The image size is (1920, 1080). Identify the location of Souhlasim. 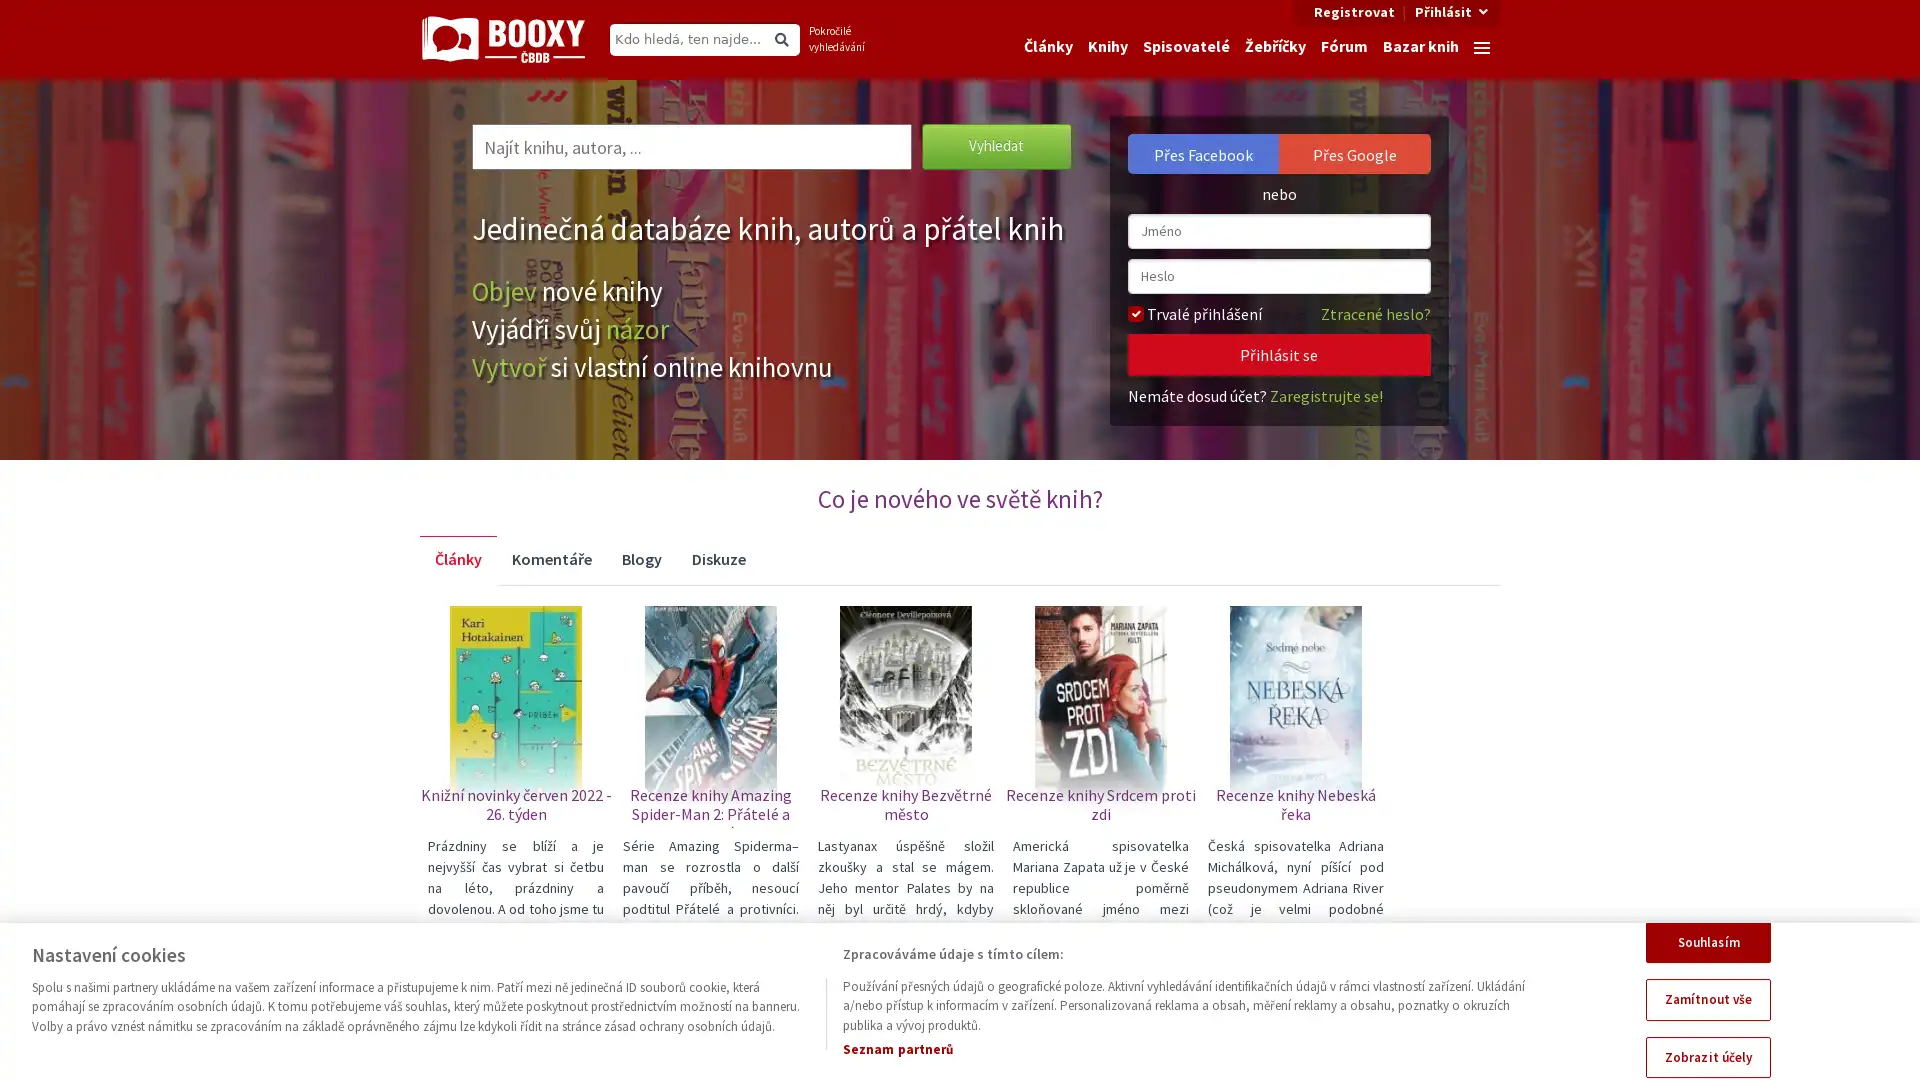
(1707, 941).